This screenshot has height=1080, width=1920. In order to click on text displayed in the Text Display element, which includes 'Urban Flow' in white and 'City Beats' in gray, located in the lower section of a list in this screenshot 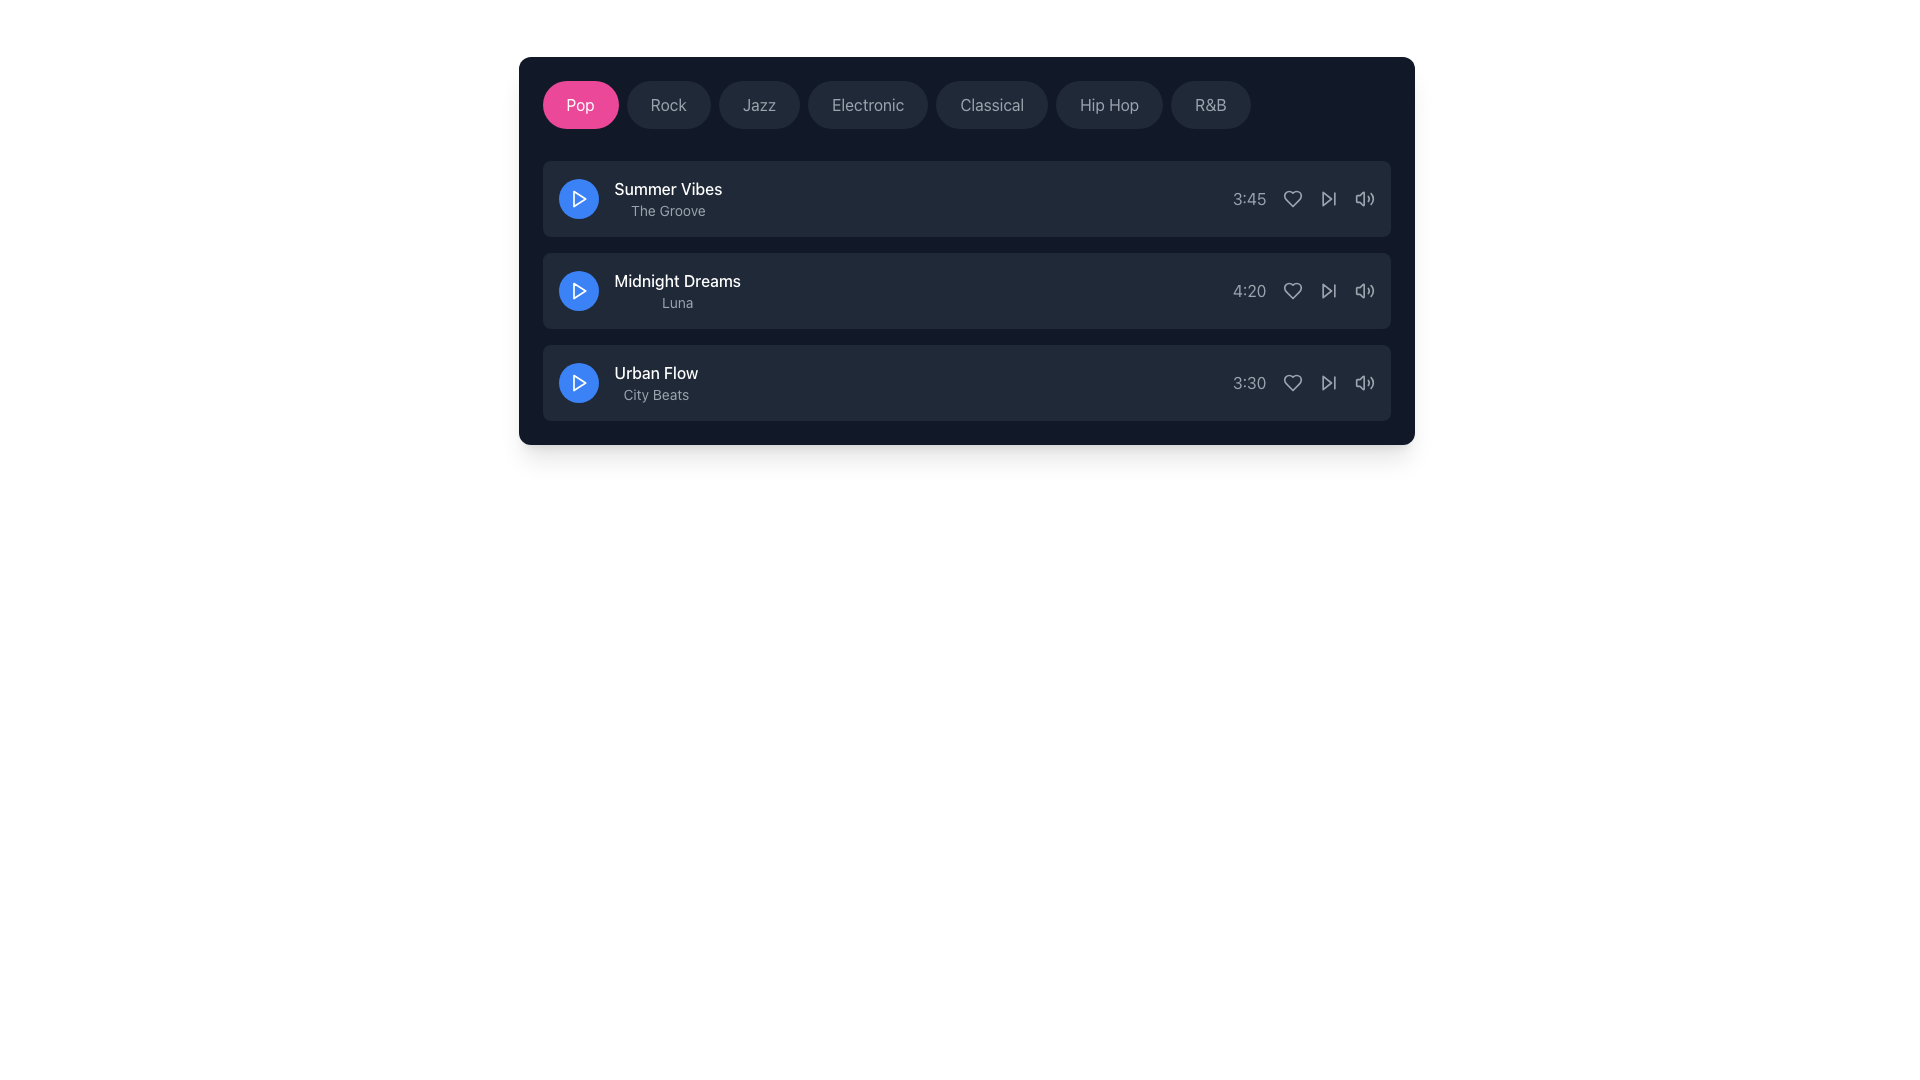, I will do `click(656, 382)`.